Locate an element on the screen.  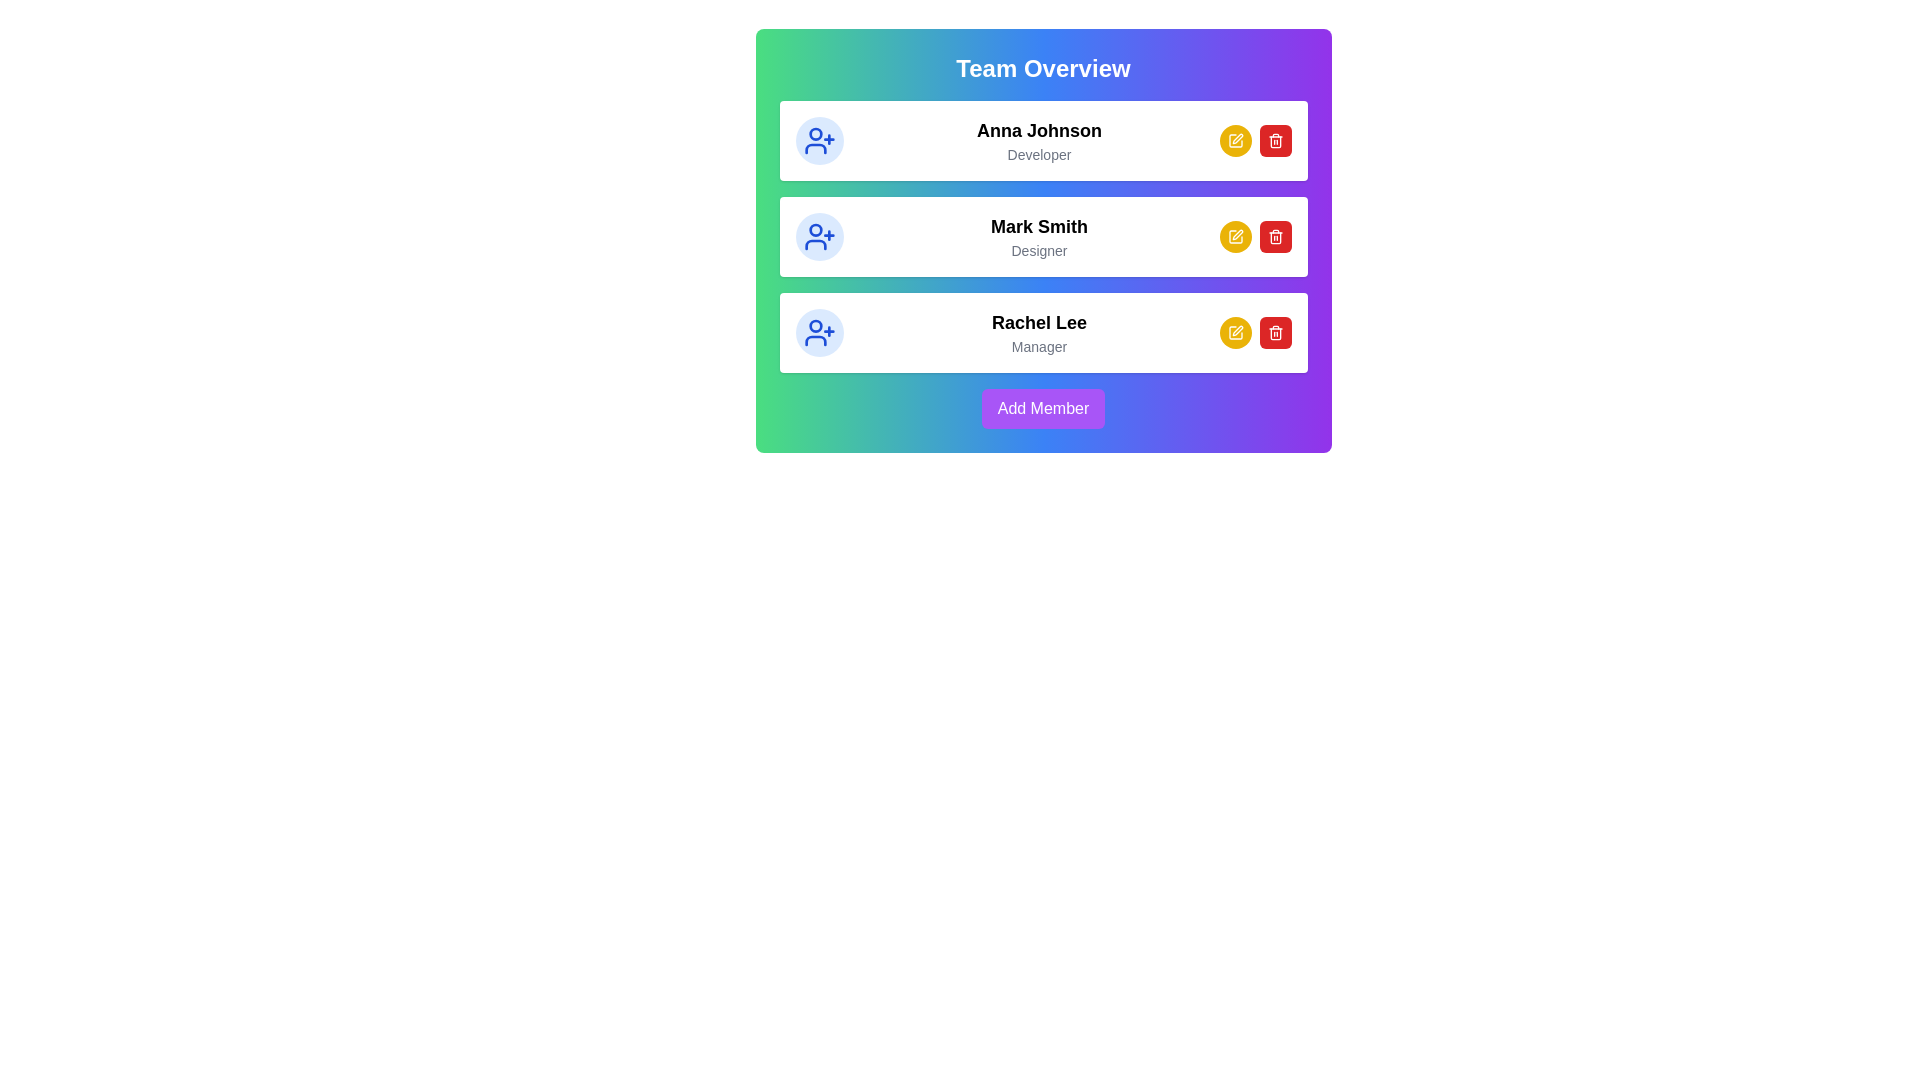
the text block displaying 'Mark Smith' and 'Designer', which is located in the middle of three vertically stacked cards, centered horizontally and positioned to the right of an avatar icon is located at coordinates (1039, 235).